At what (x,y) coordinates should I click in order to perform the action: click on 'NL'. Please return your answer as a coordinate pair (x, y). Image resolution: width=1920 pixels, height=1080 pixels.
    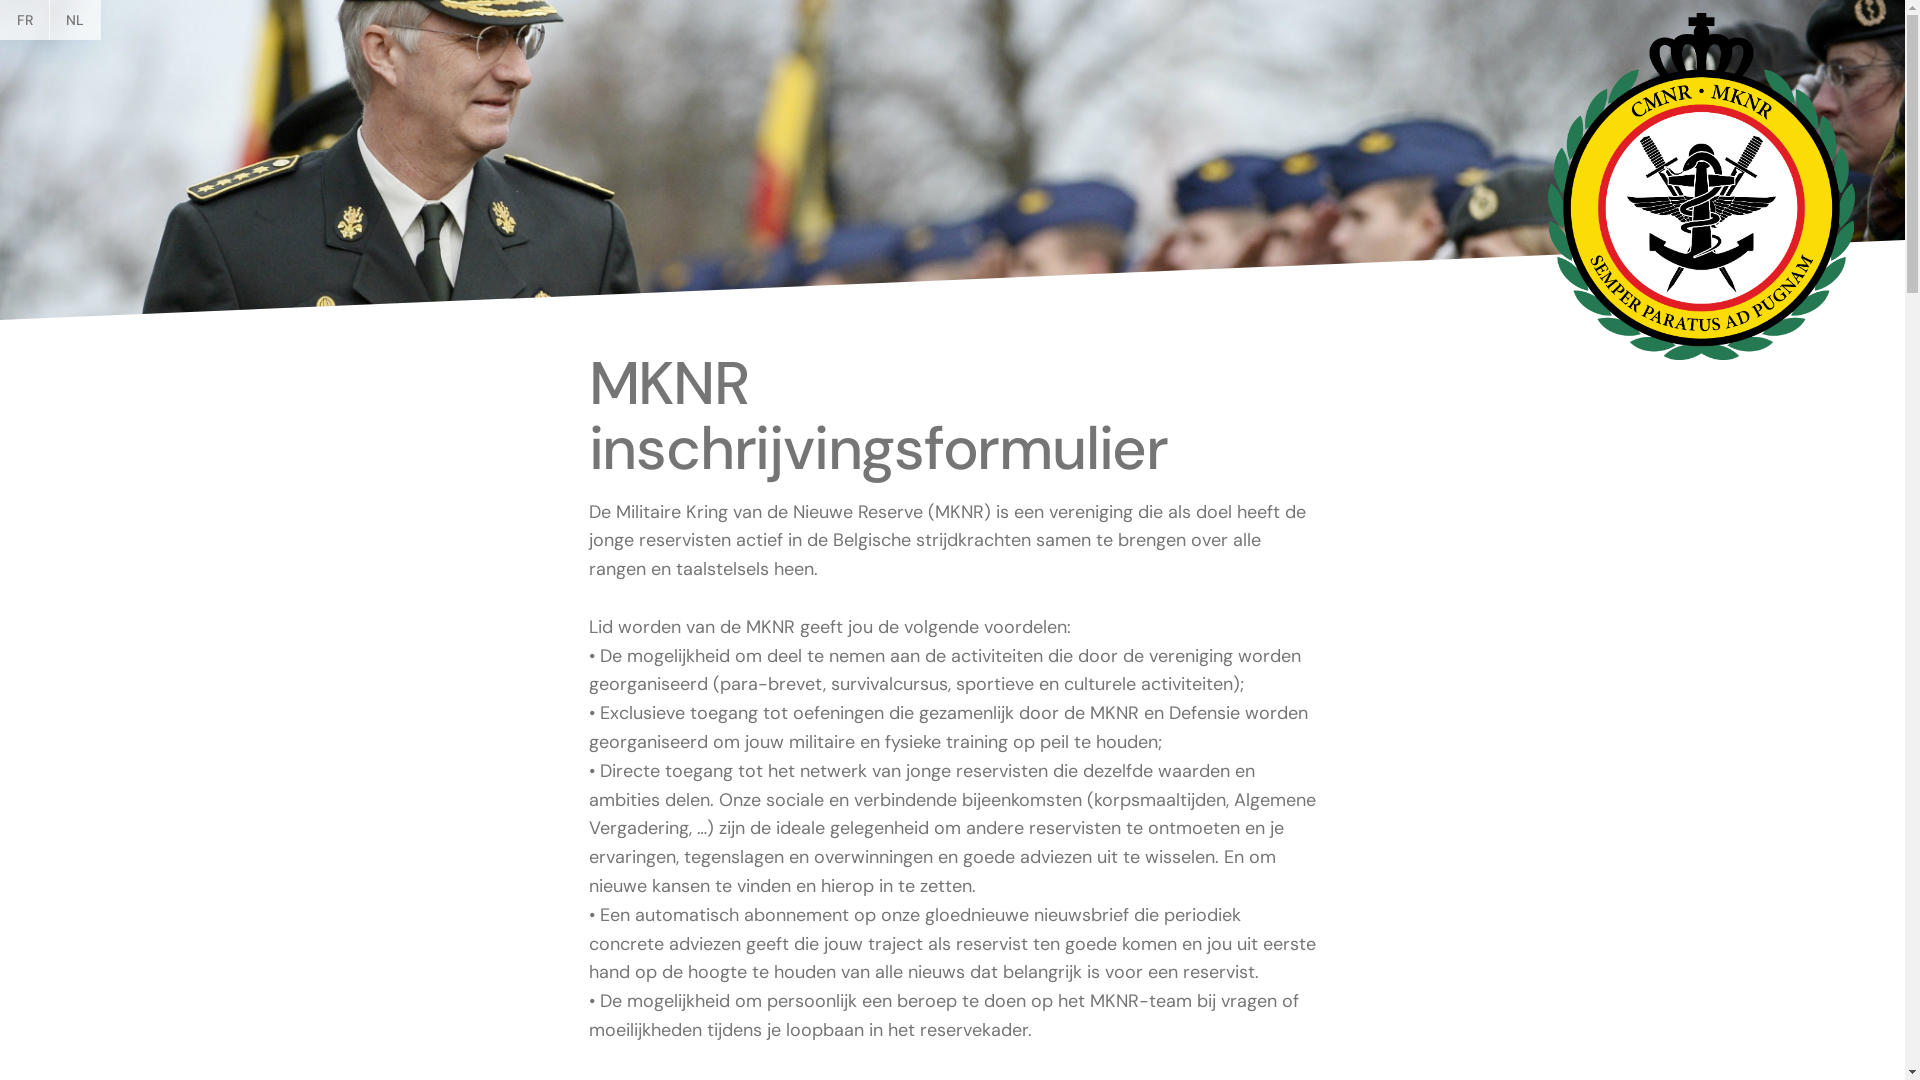
    Looking at the image, I should click on (75, 19).